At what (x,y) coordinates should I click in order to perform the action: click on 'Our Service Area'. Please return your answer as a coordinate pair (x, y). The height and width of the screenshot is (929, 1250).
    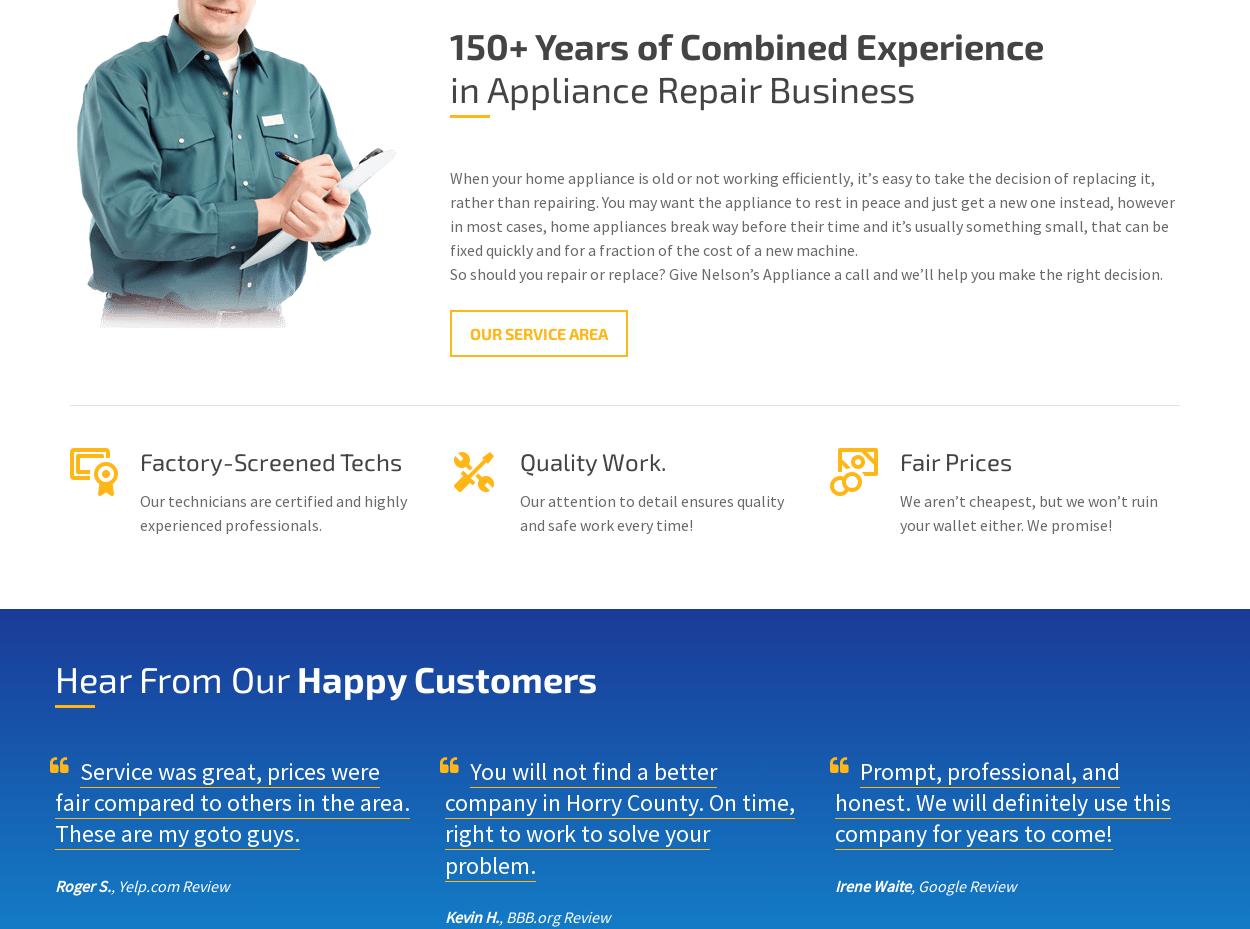
    Looking at the image, I should click on (539, 333).